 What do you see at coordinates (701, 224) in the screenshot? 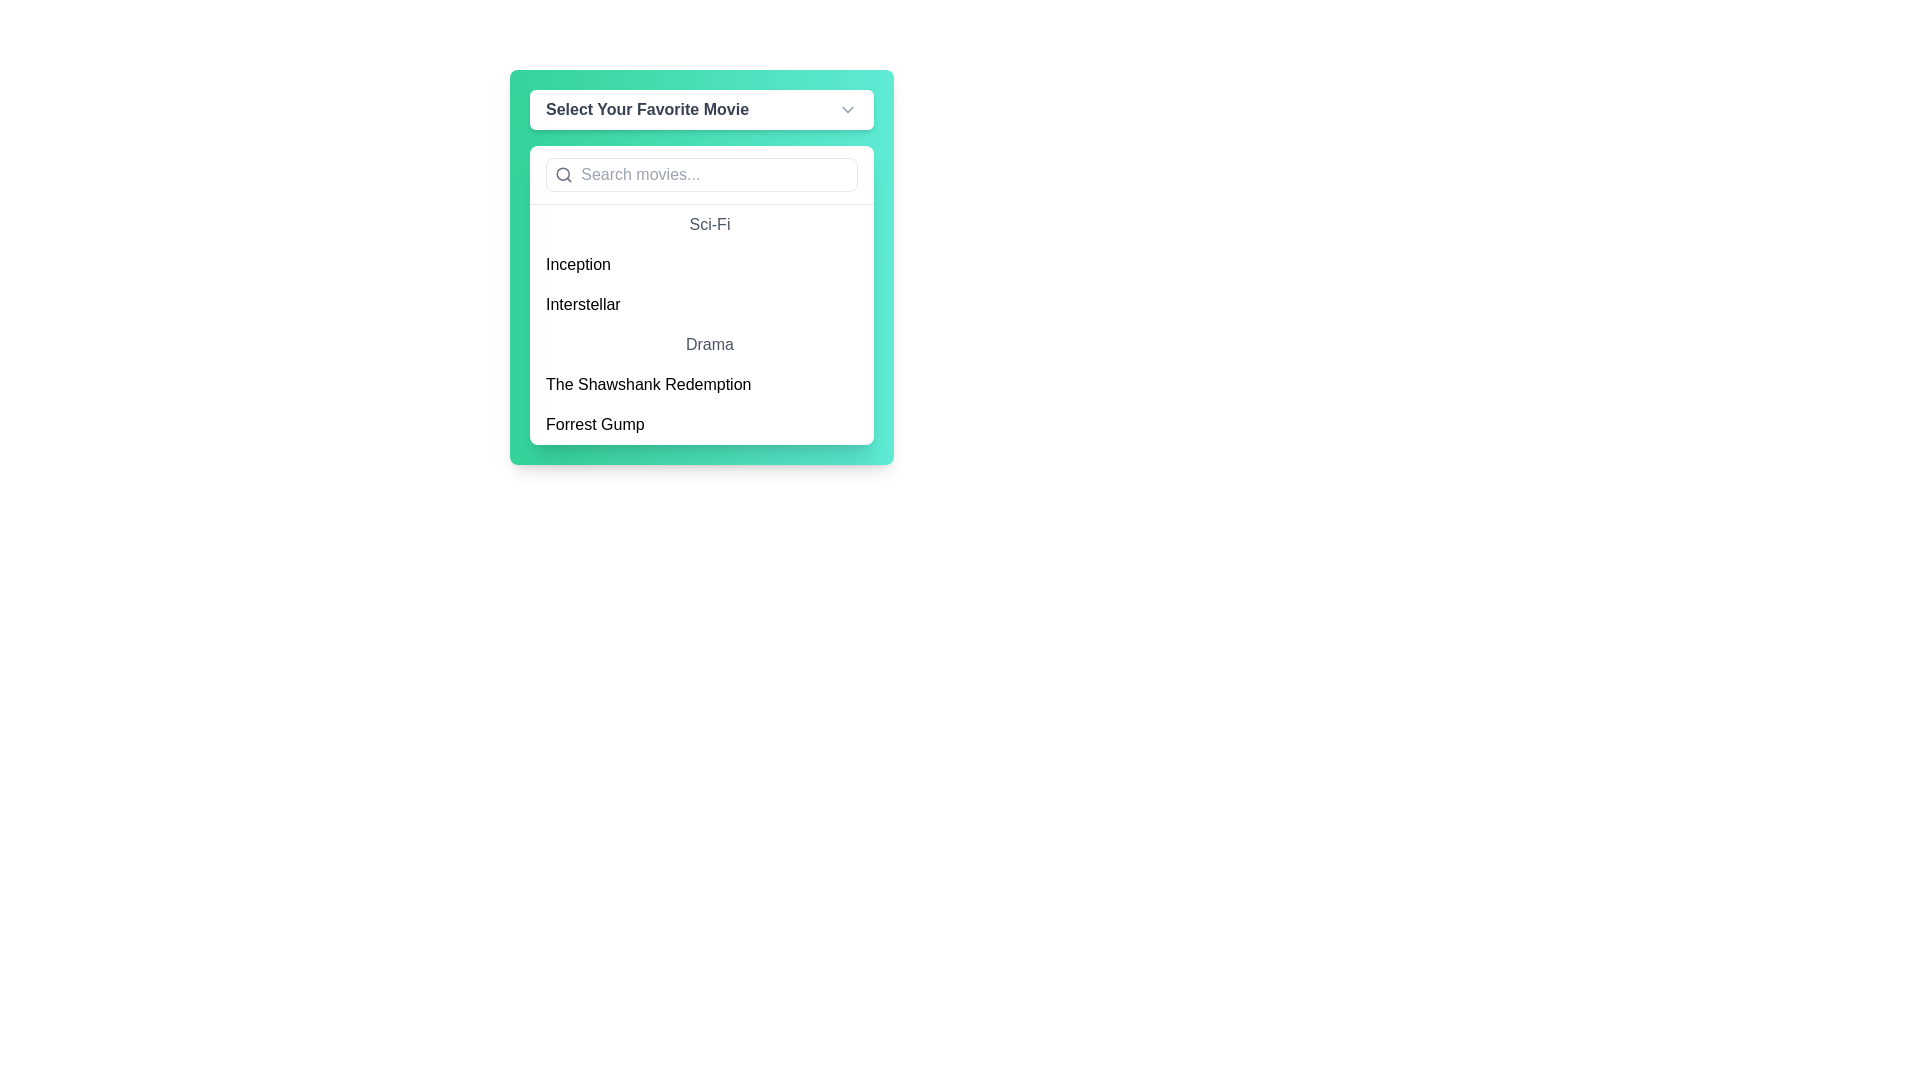
I see `the text label that categorizes items in the dropdown menu as part of the Sci-Fi genre, located above the entries 'Inception' and 'Interstellar'` at bounding box center [701, 224].